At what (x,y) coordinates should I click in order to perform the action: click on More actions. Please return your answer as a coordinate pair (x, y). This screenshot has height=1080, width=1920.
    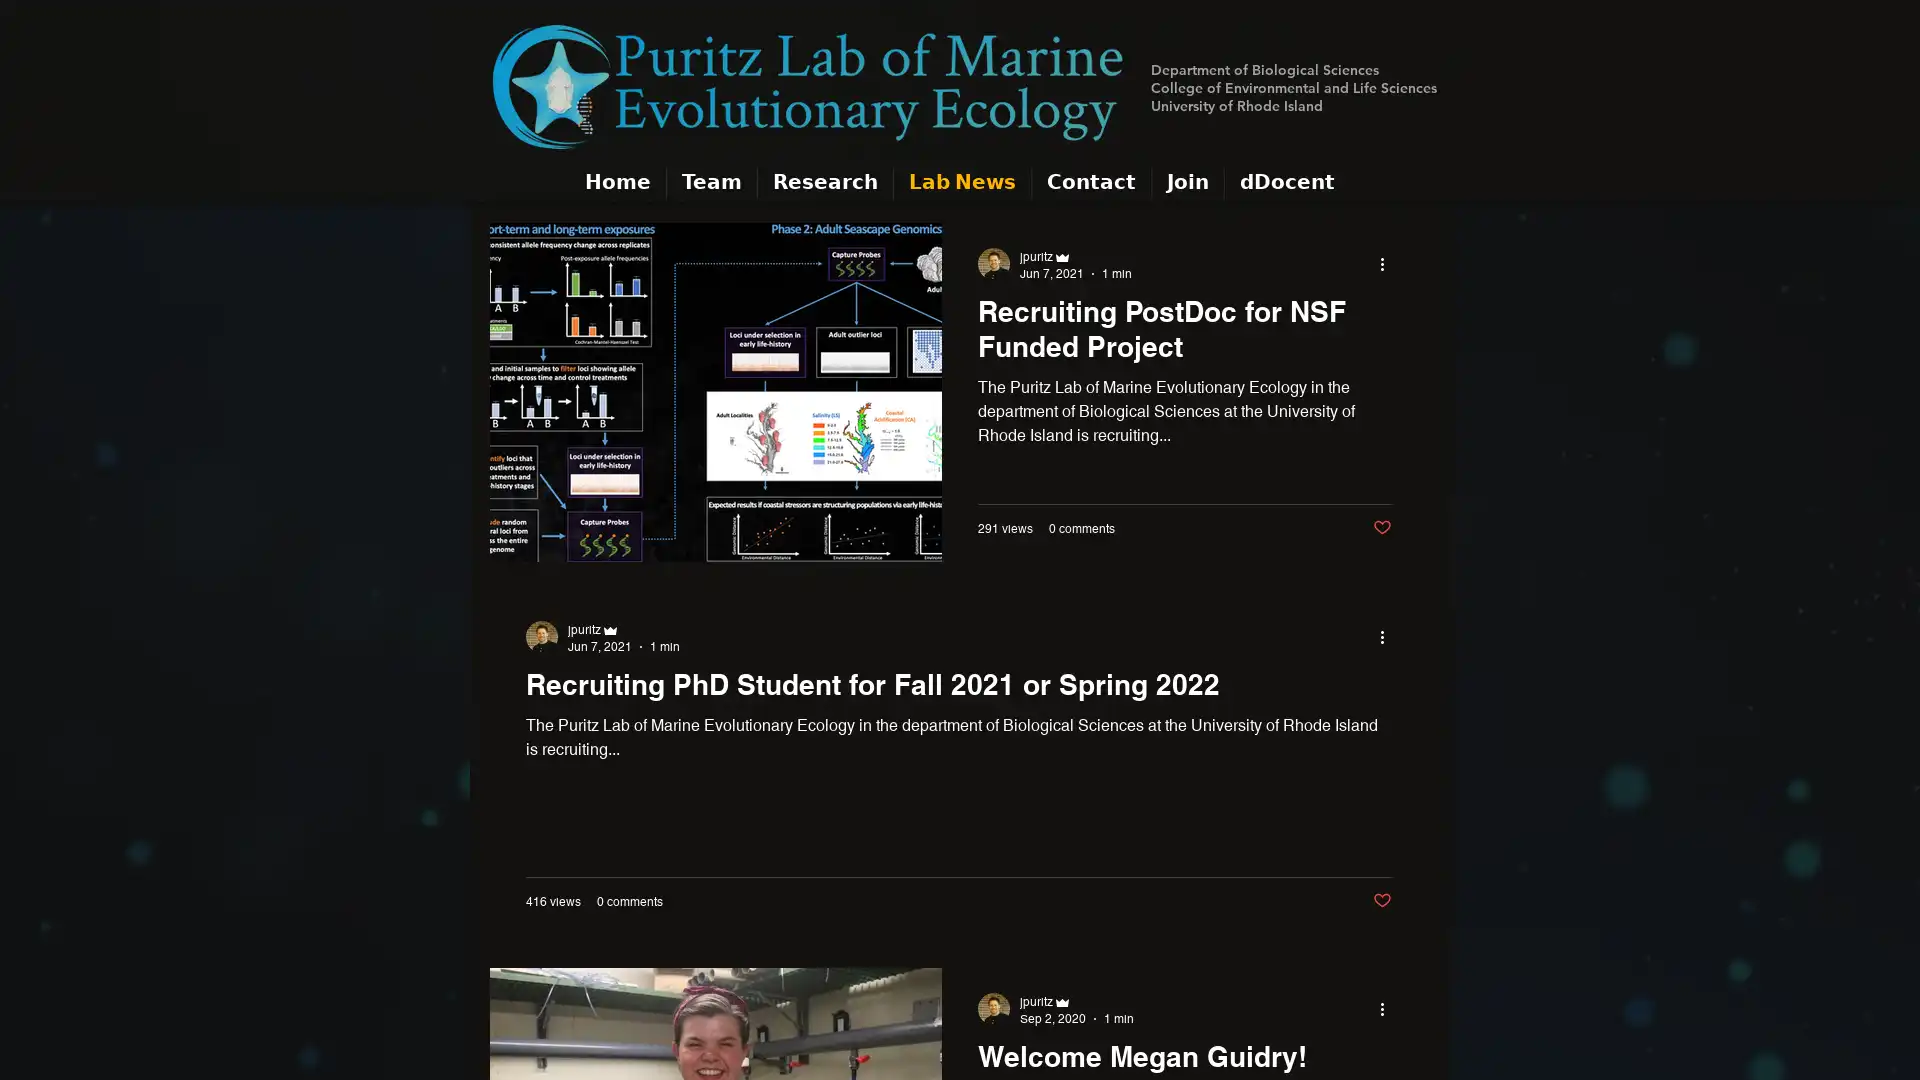
    Looking at the image, I should click on (1387, 1008).